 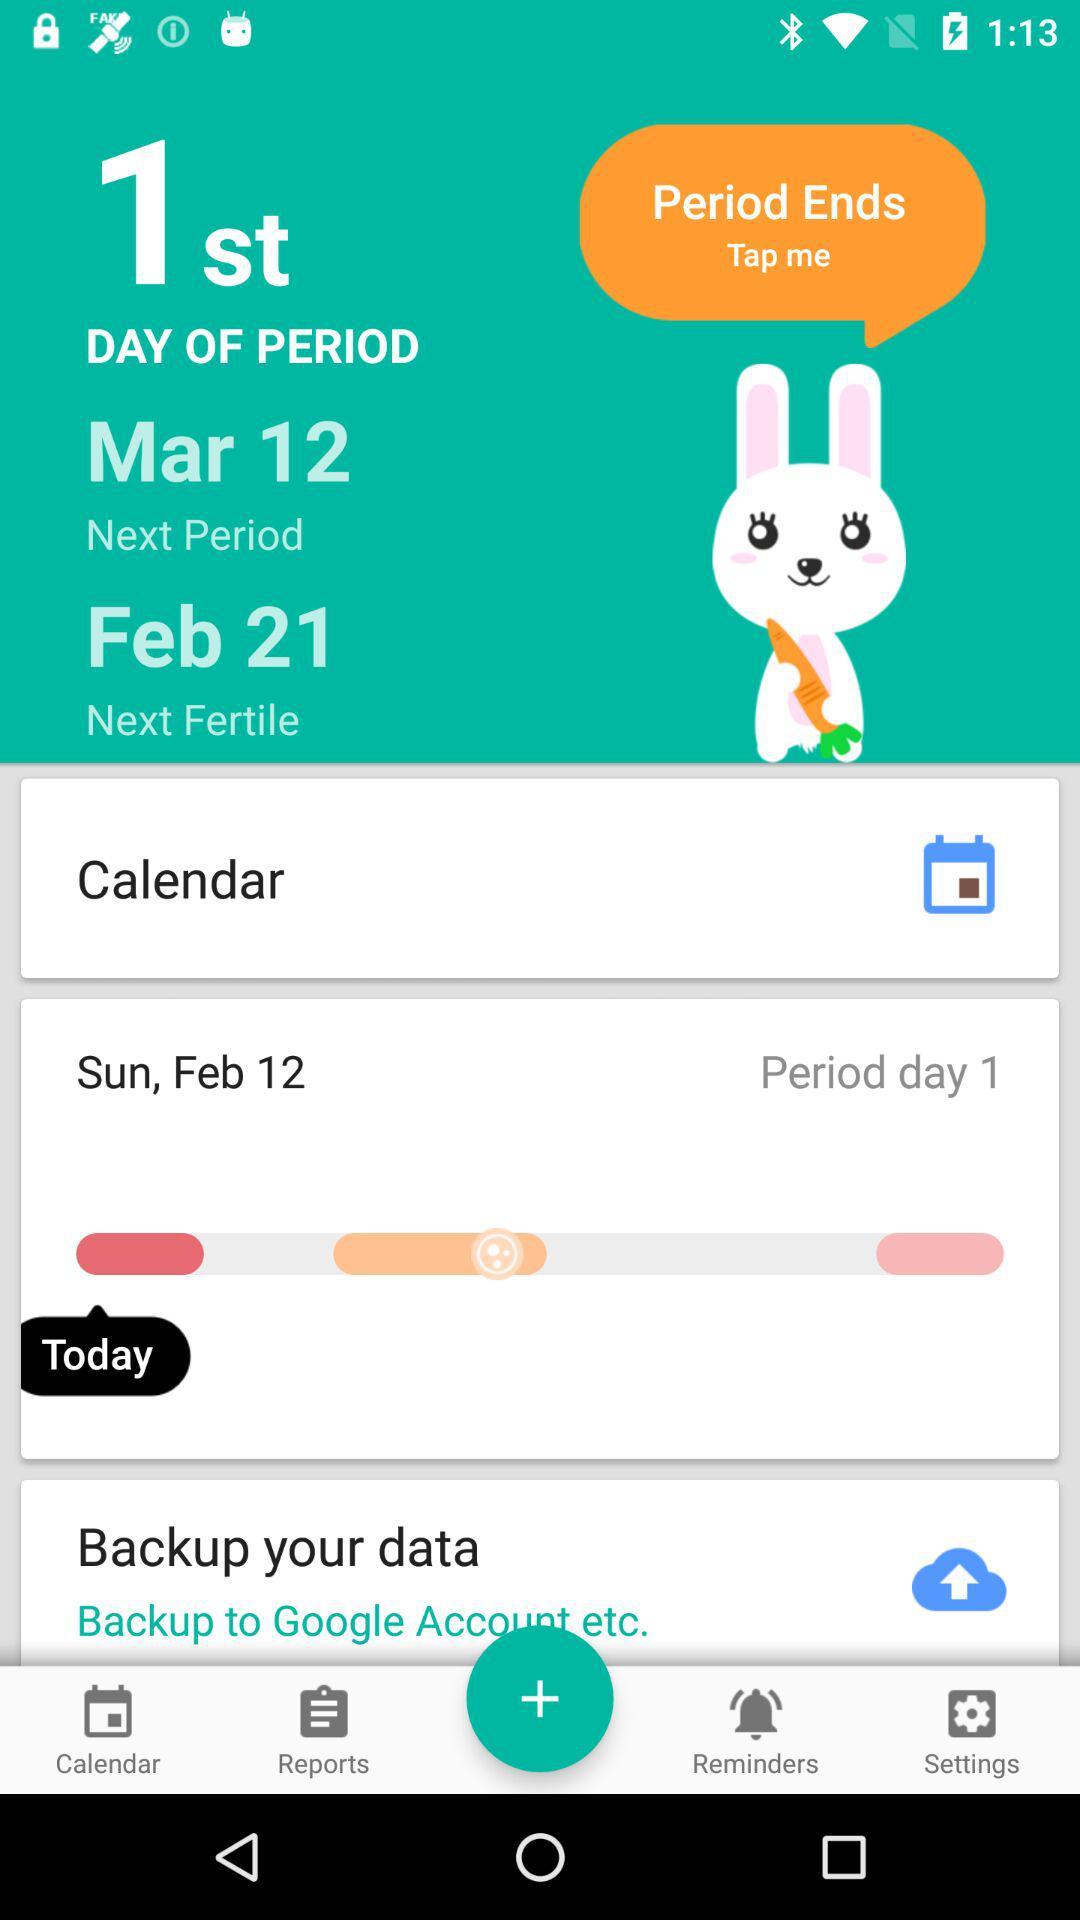 What do you see at coordinates (540, 1697) in the screenshot?
I see `the add icon` at bounding box center [540, 1697].